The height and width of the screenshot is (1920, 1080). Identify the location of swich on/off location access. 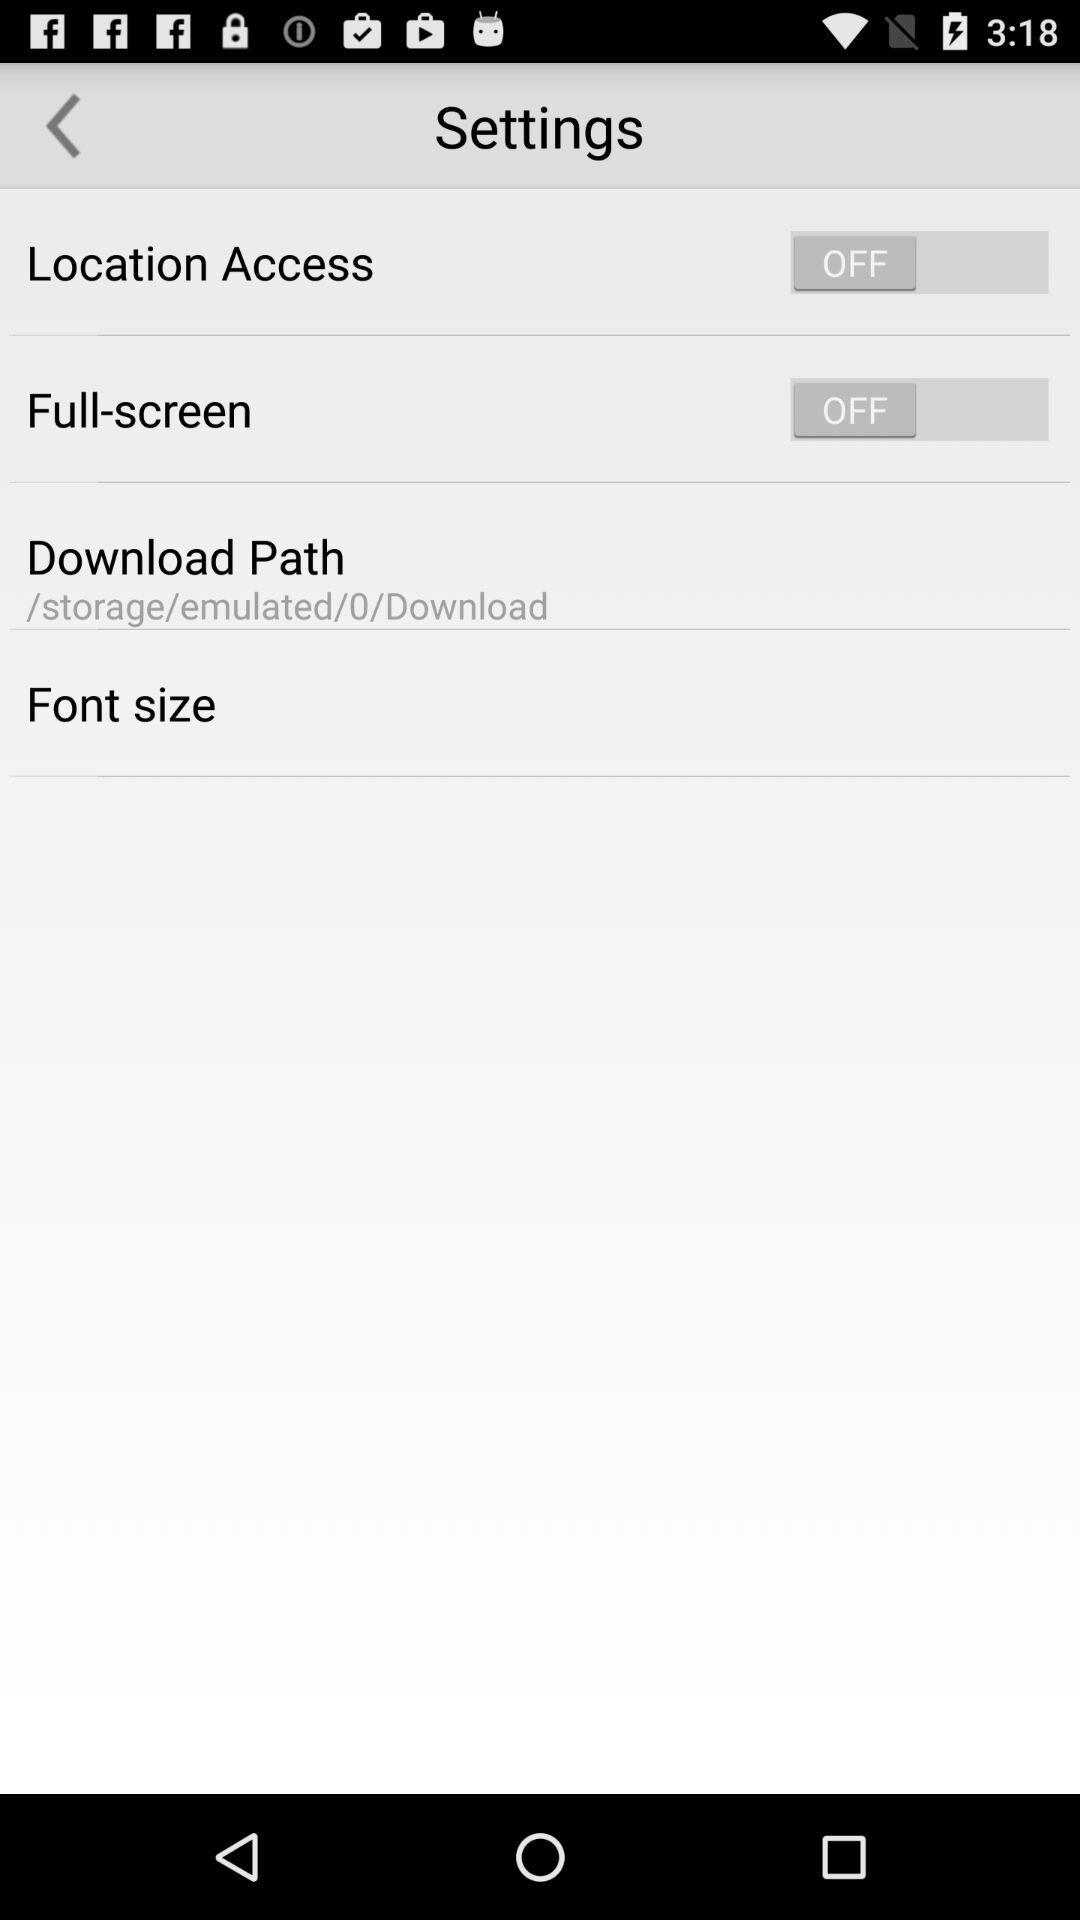
(919, 261).